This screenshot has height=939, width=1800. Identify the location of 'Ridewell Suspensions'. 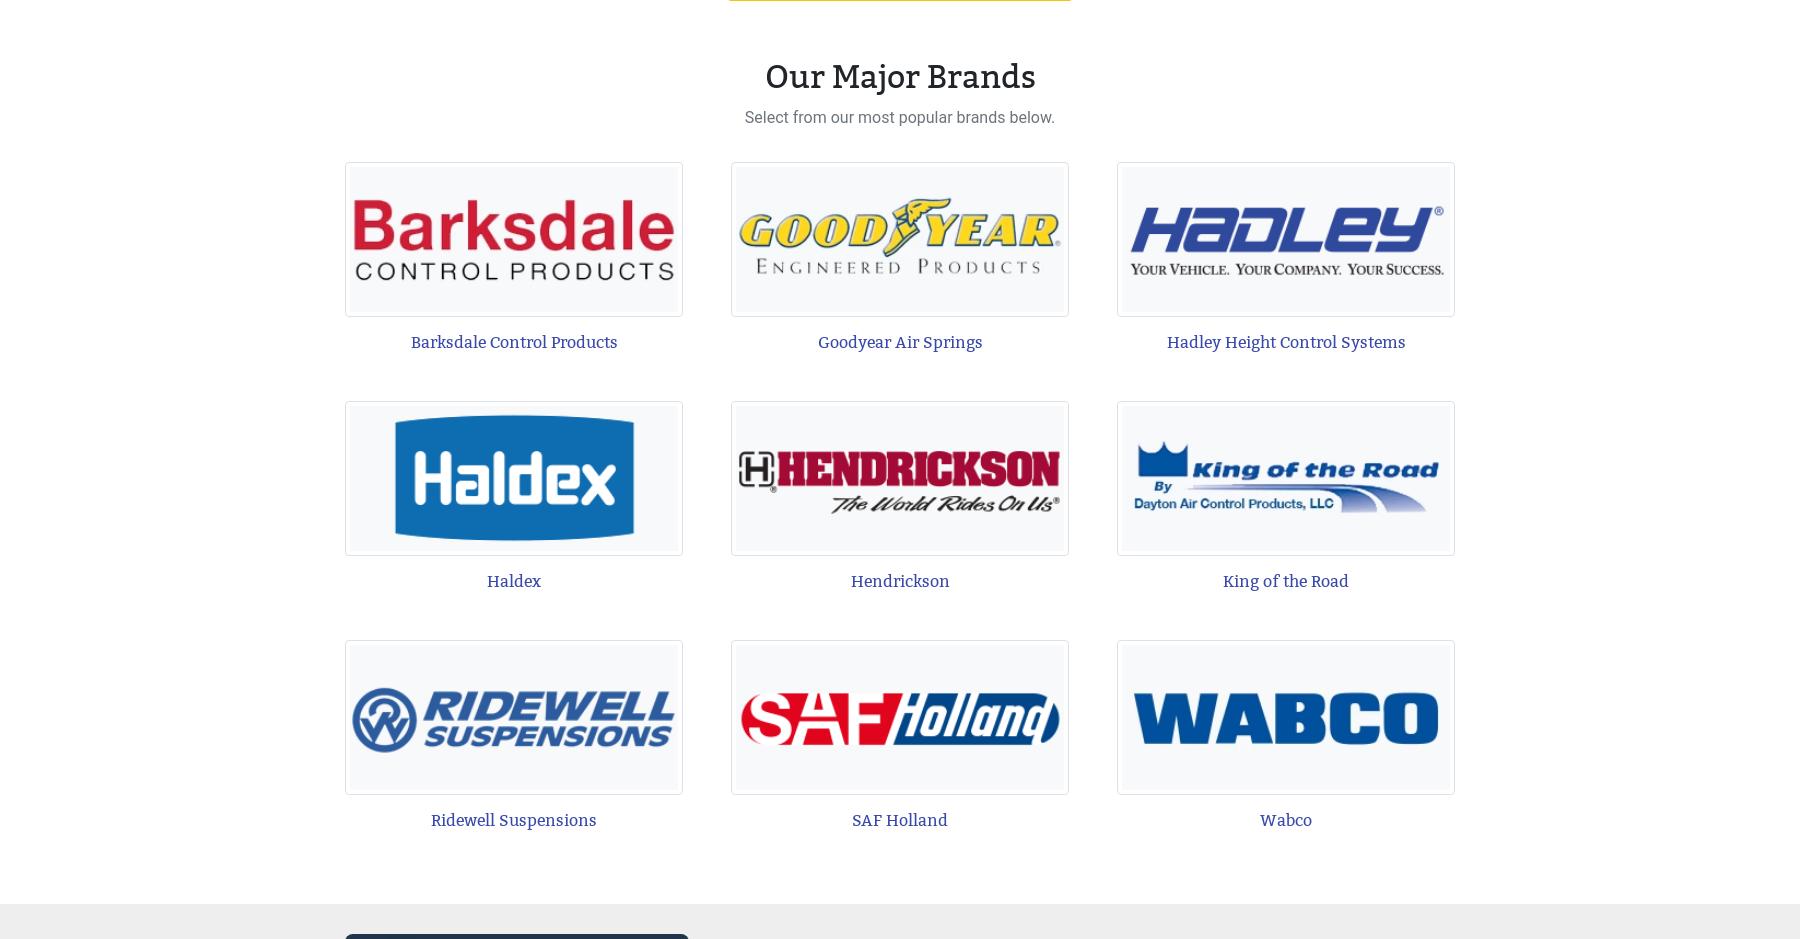
(513, 819).